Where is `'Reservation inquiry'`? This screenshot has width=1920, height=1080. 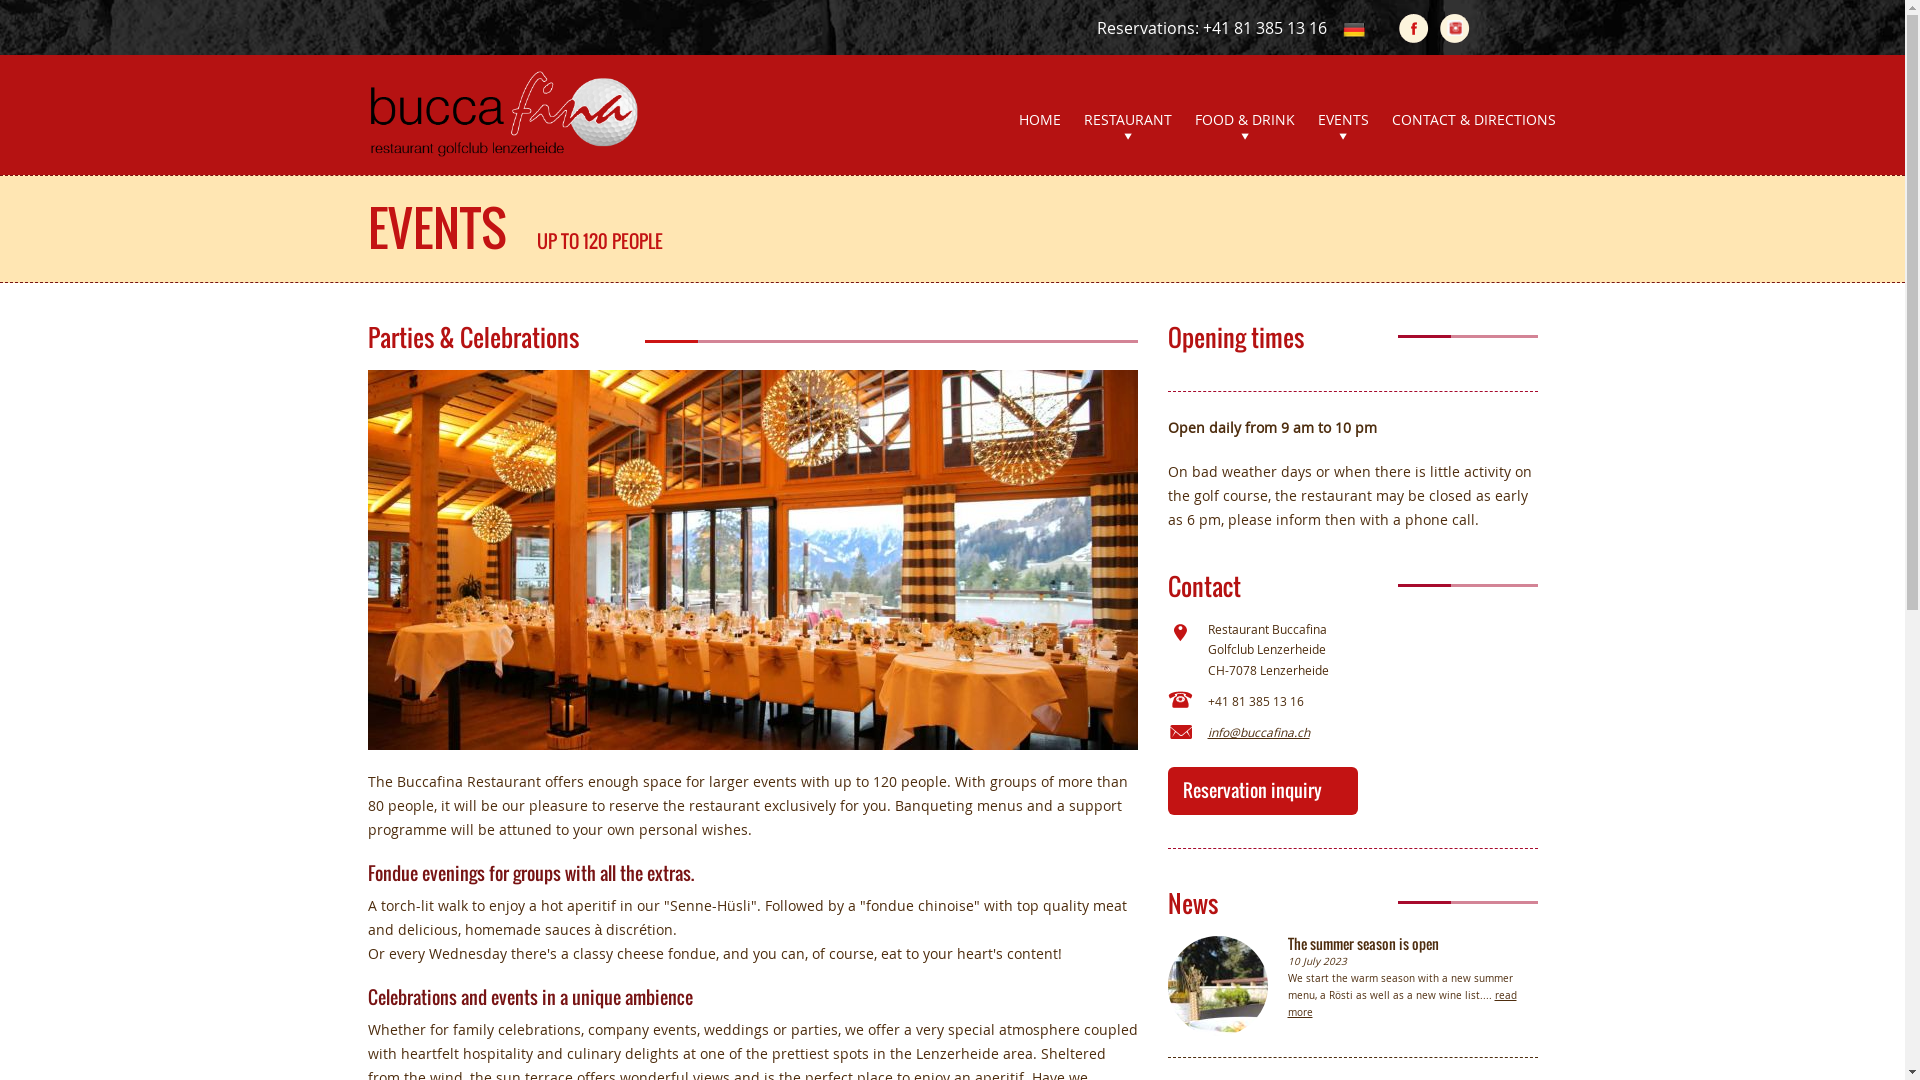
'Reservation inquiry' is located at coordinates (1250, 789).